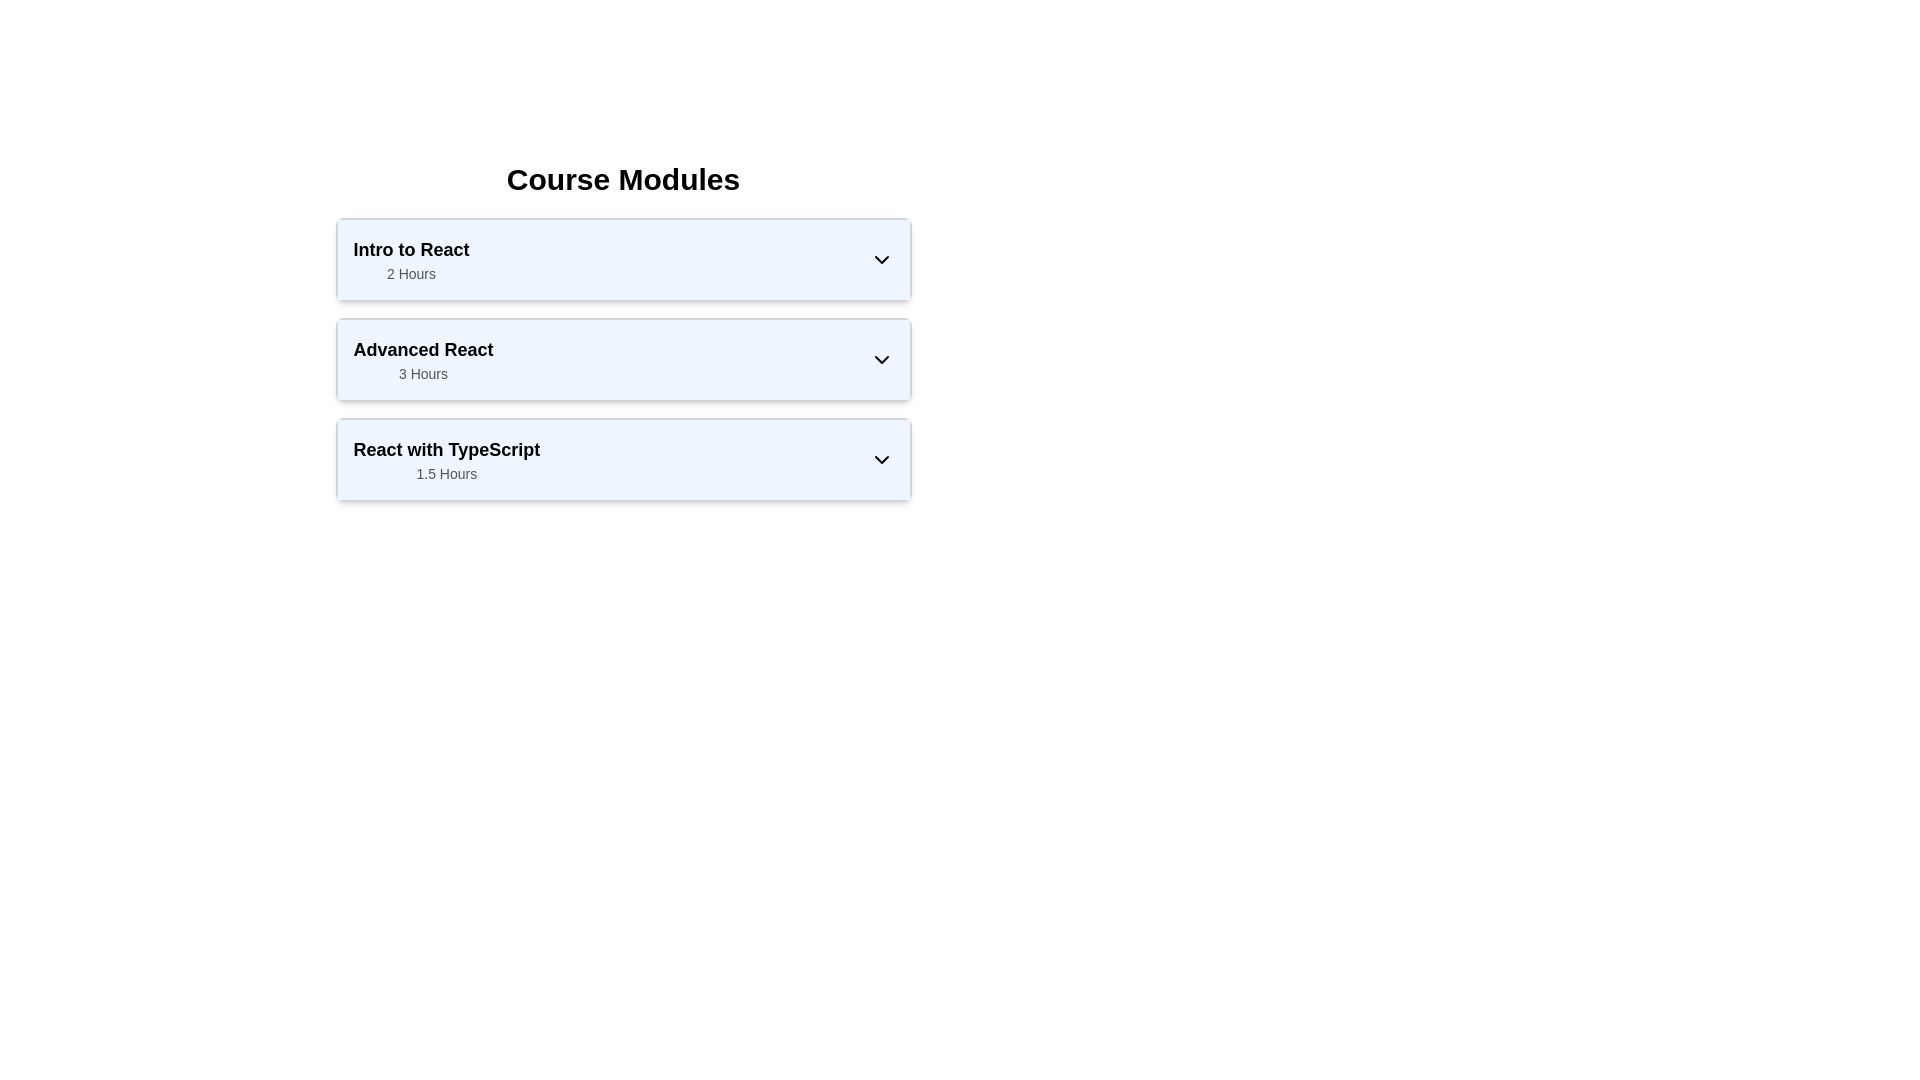  Describe the element at coordinates (622, 330) in the screenshot. I see `the informational section card displaying details about the 'Advanced React' course module, which is the second item in the vertical list of course modules` at that location.